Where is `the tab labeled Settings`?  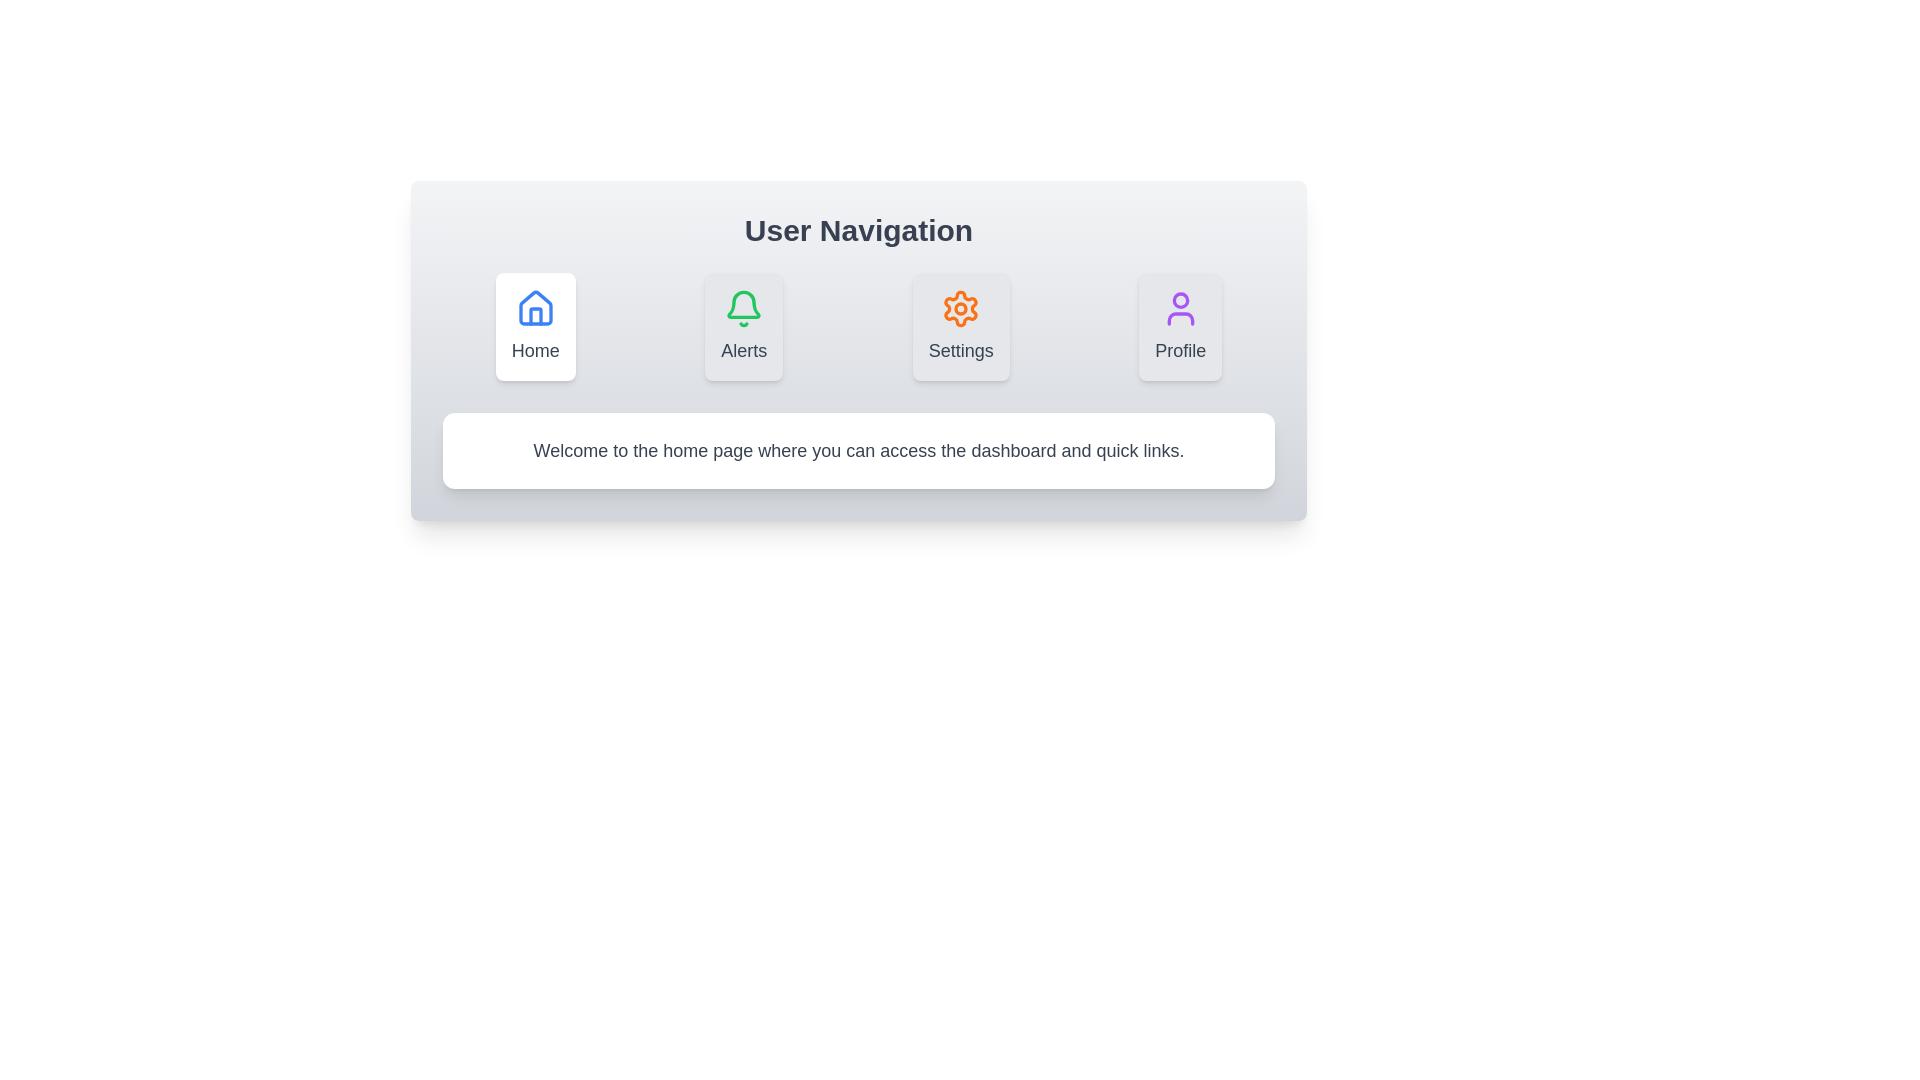 the tab labeled Settings is located at coordinates (961, 326).